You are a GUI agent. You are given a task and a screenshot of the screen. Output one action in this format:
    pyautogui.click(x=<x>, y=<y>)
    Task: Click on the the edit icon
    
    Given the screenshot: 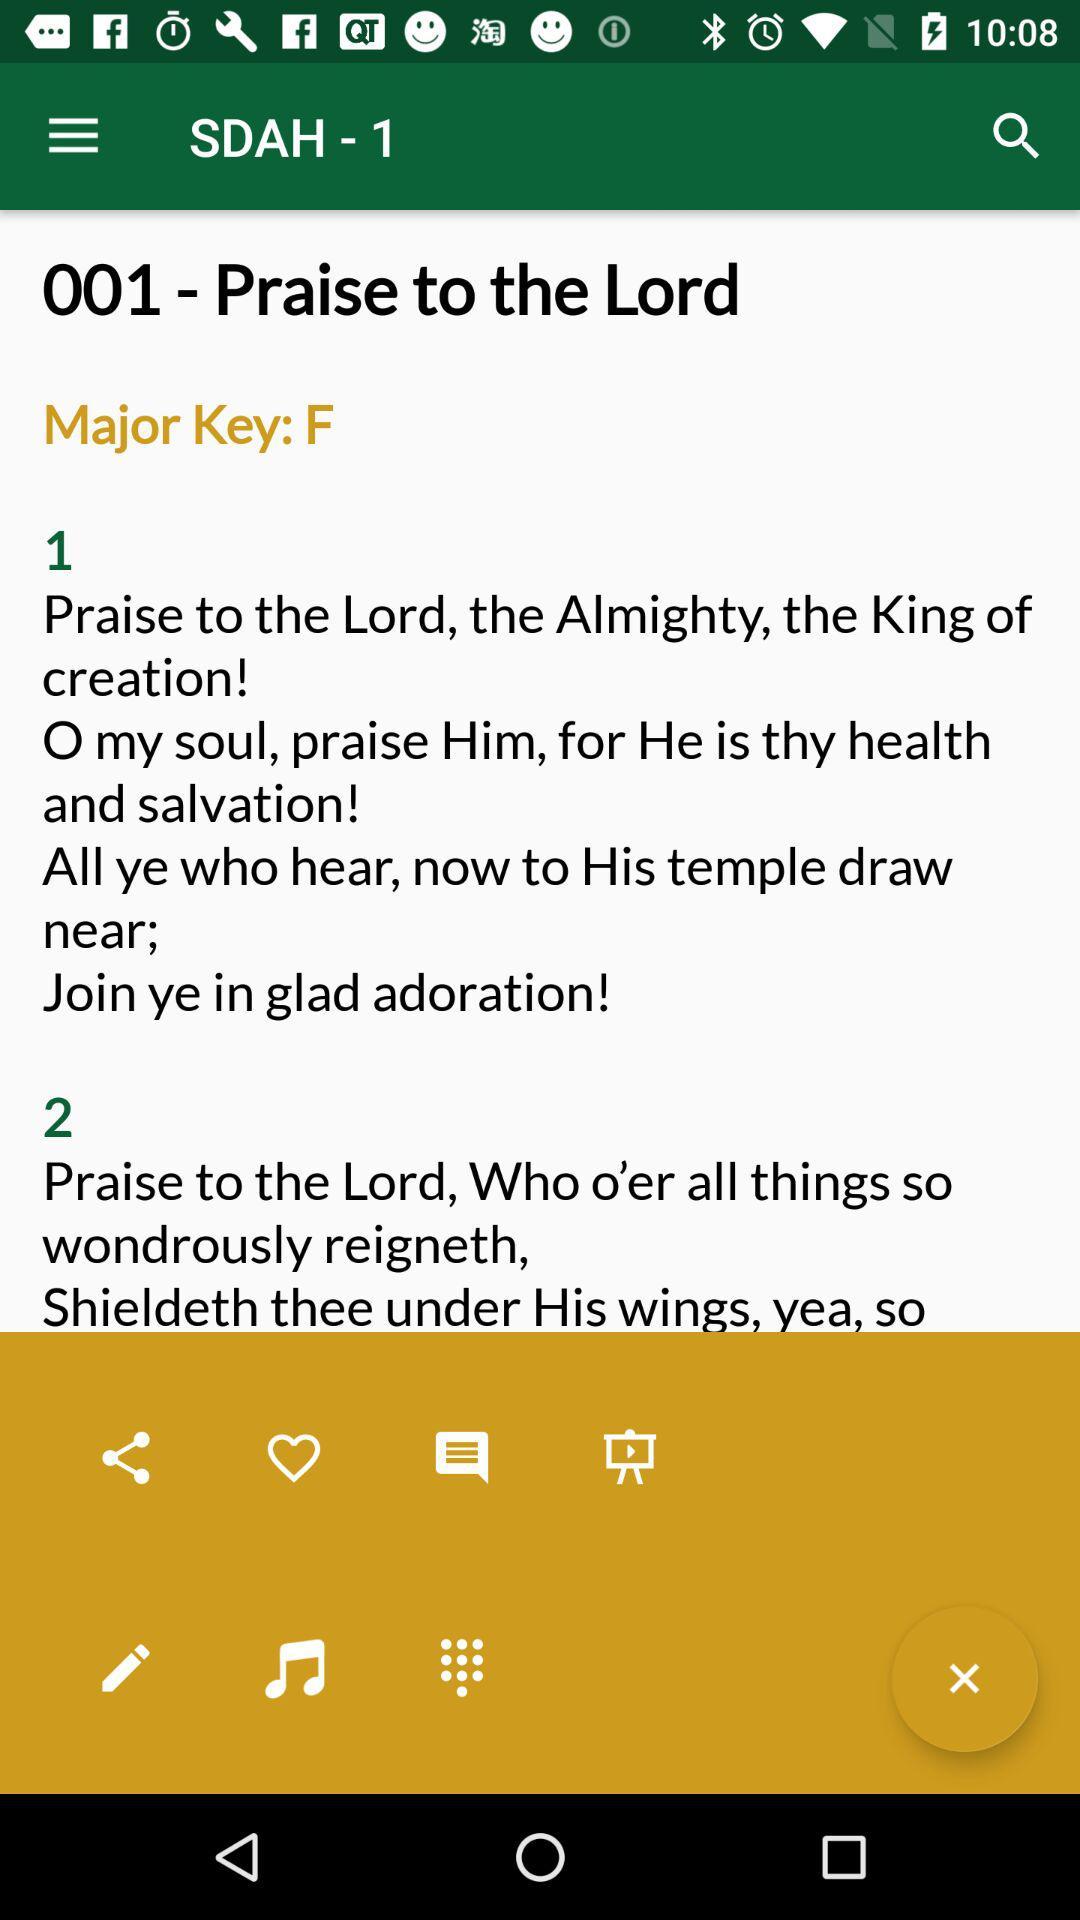 What is the action you would take?
    pyautogui.click(x=126, y=1667)
    